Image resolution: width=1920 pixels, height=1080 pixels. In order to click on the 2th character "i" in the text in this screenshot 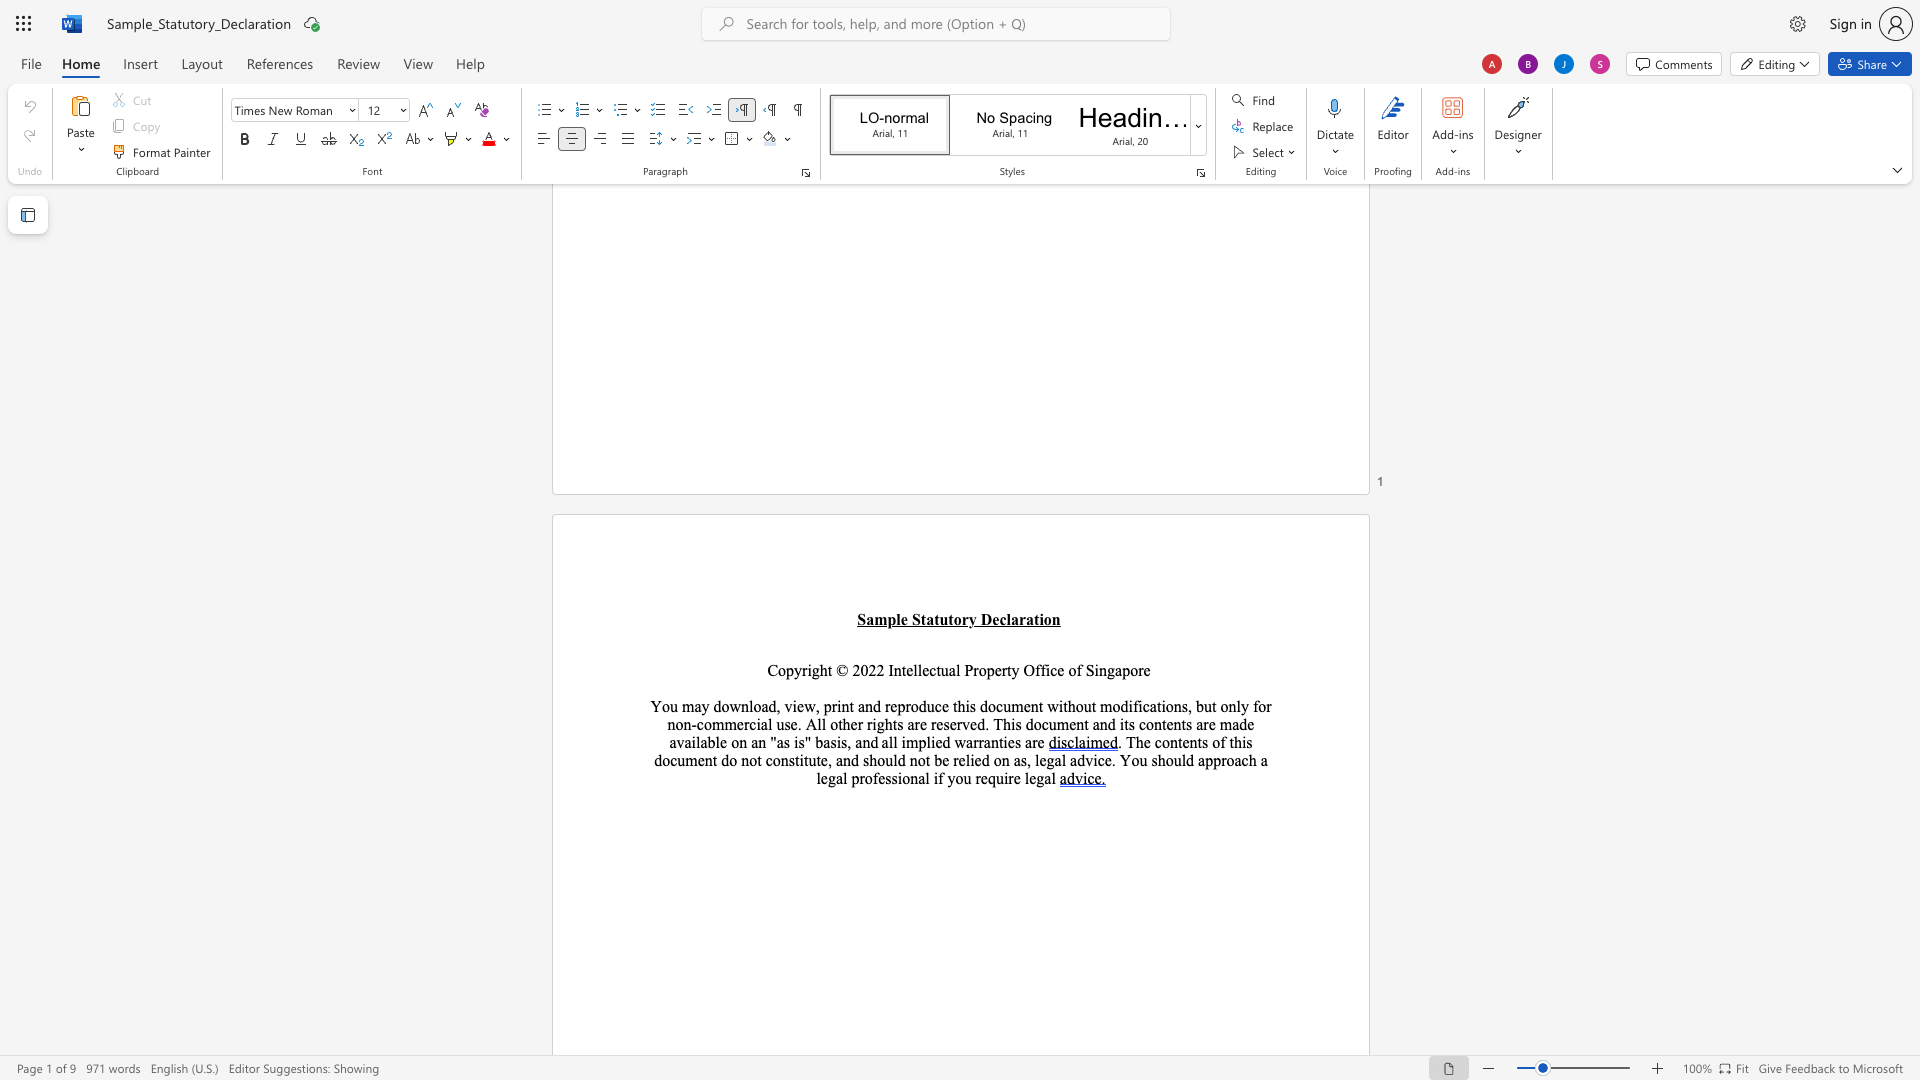, I will do `click(839, 705)`.